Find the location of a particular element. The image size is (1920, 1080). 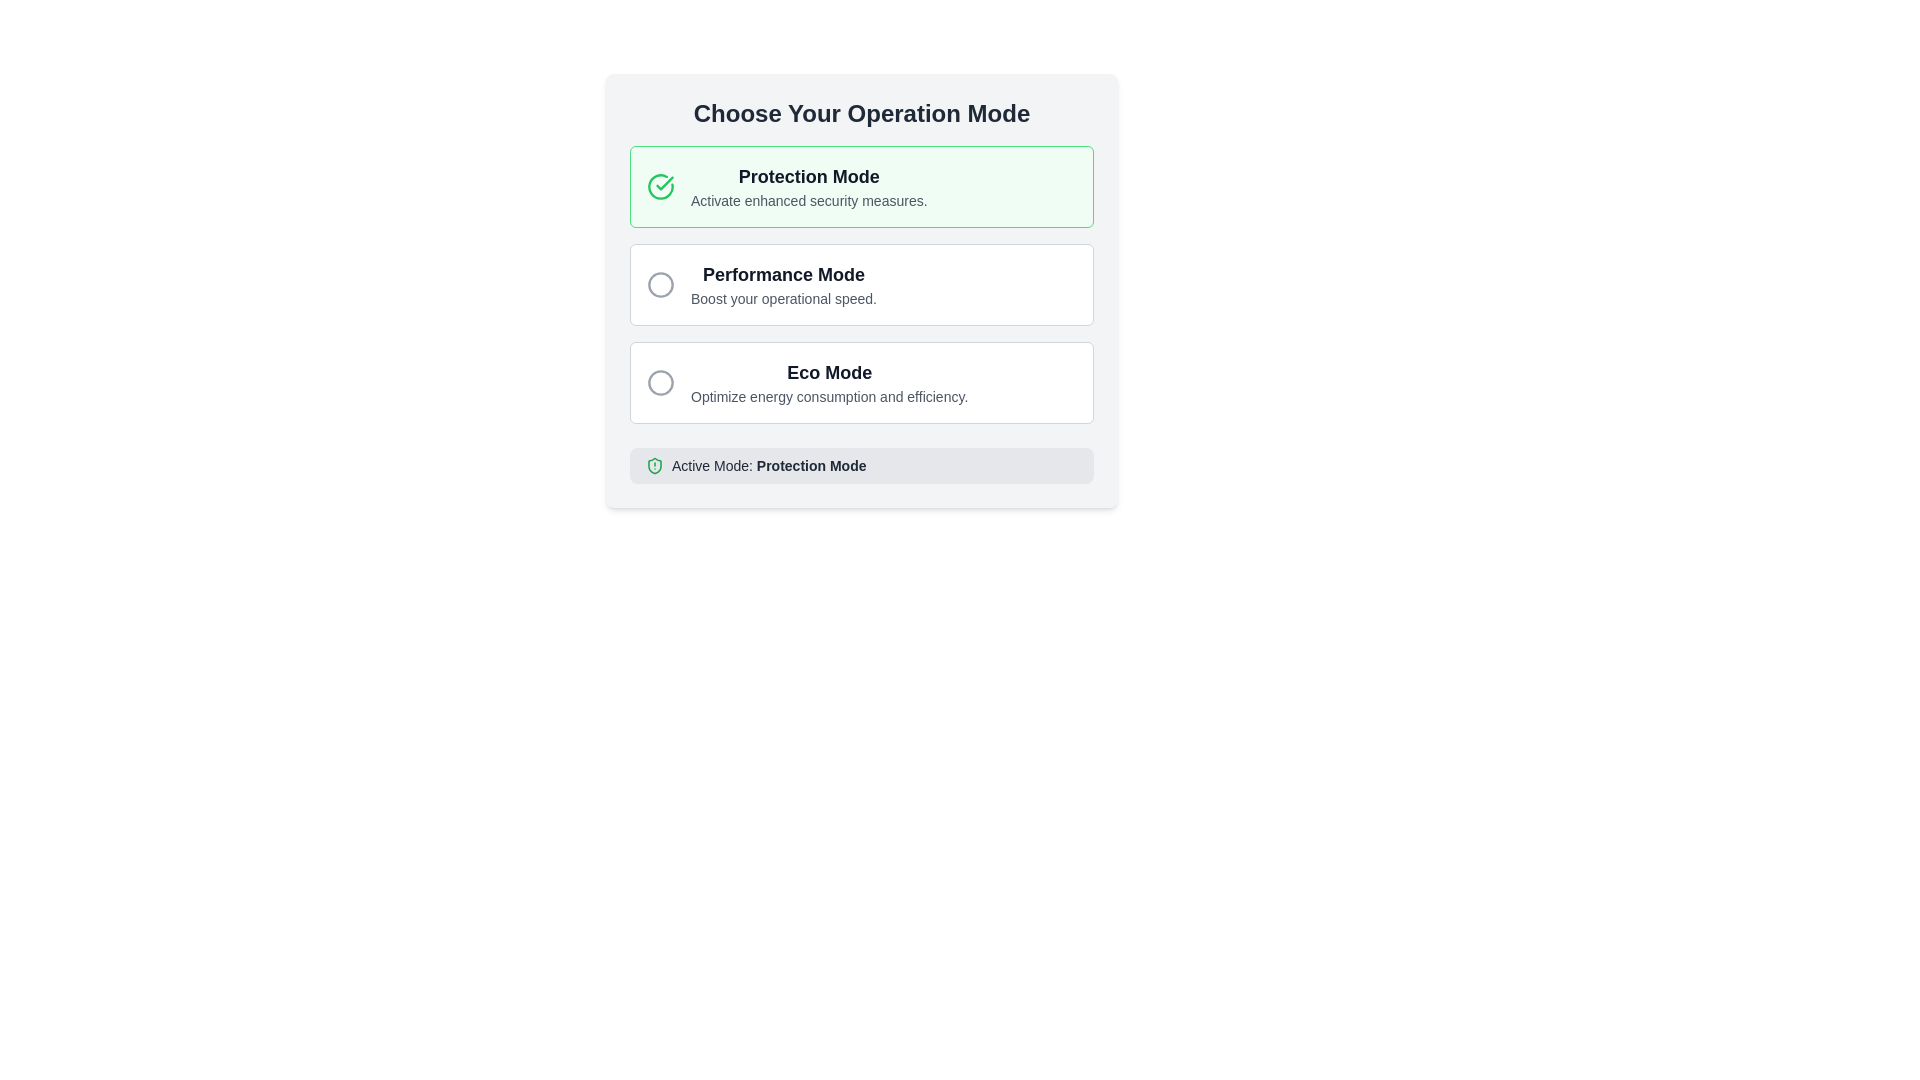

the 'Performance Mode' text block, which is the second option in a vertical list of operational modes is located at coordinates (782, 285).